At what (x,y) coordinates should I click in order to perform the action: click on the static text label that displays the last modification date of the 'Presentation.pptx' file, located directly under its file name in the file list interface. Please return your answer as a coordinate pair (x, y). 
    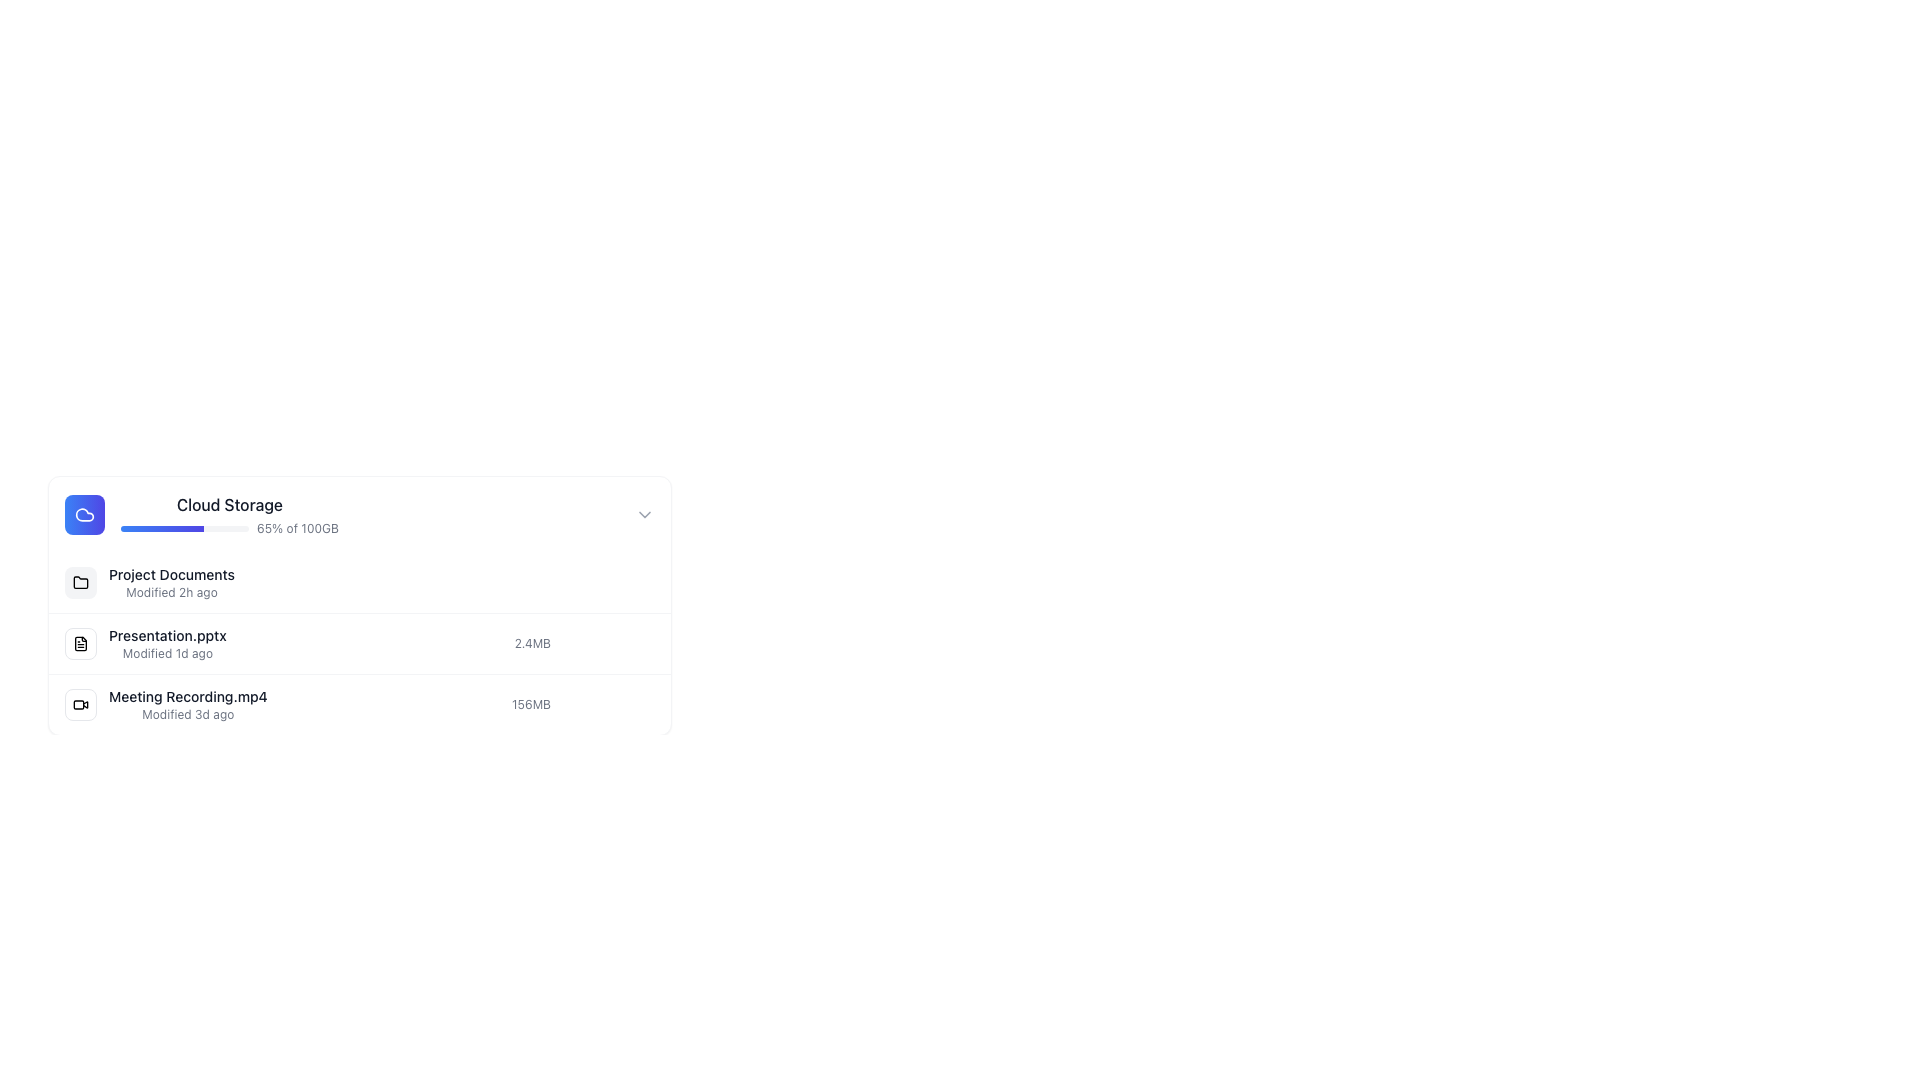
    Looking at the image, I should click on (167, 654).